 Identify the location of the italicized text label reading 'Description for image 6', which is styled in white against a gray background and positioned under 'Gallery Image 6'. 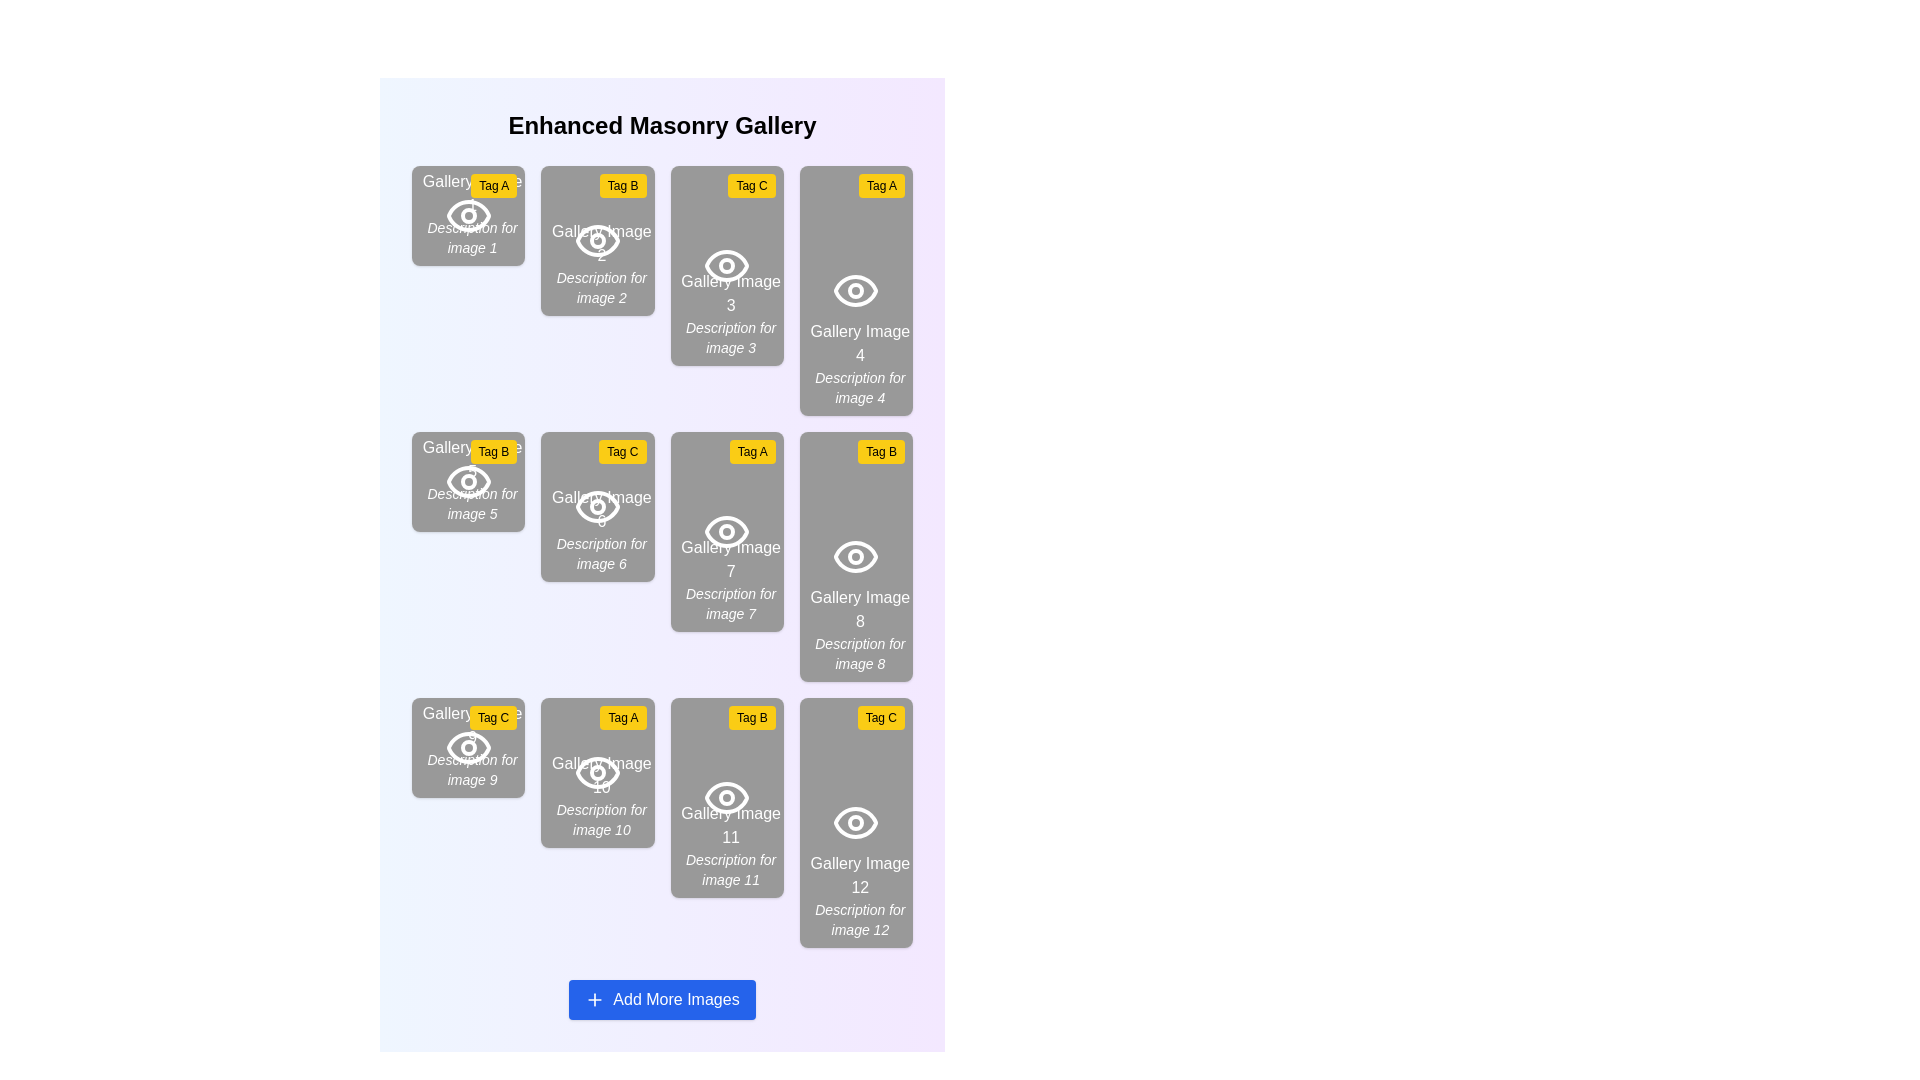
(600, 554).